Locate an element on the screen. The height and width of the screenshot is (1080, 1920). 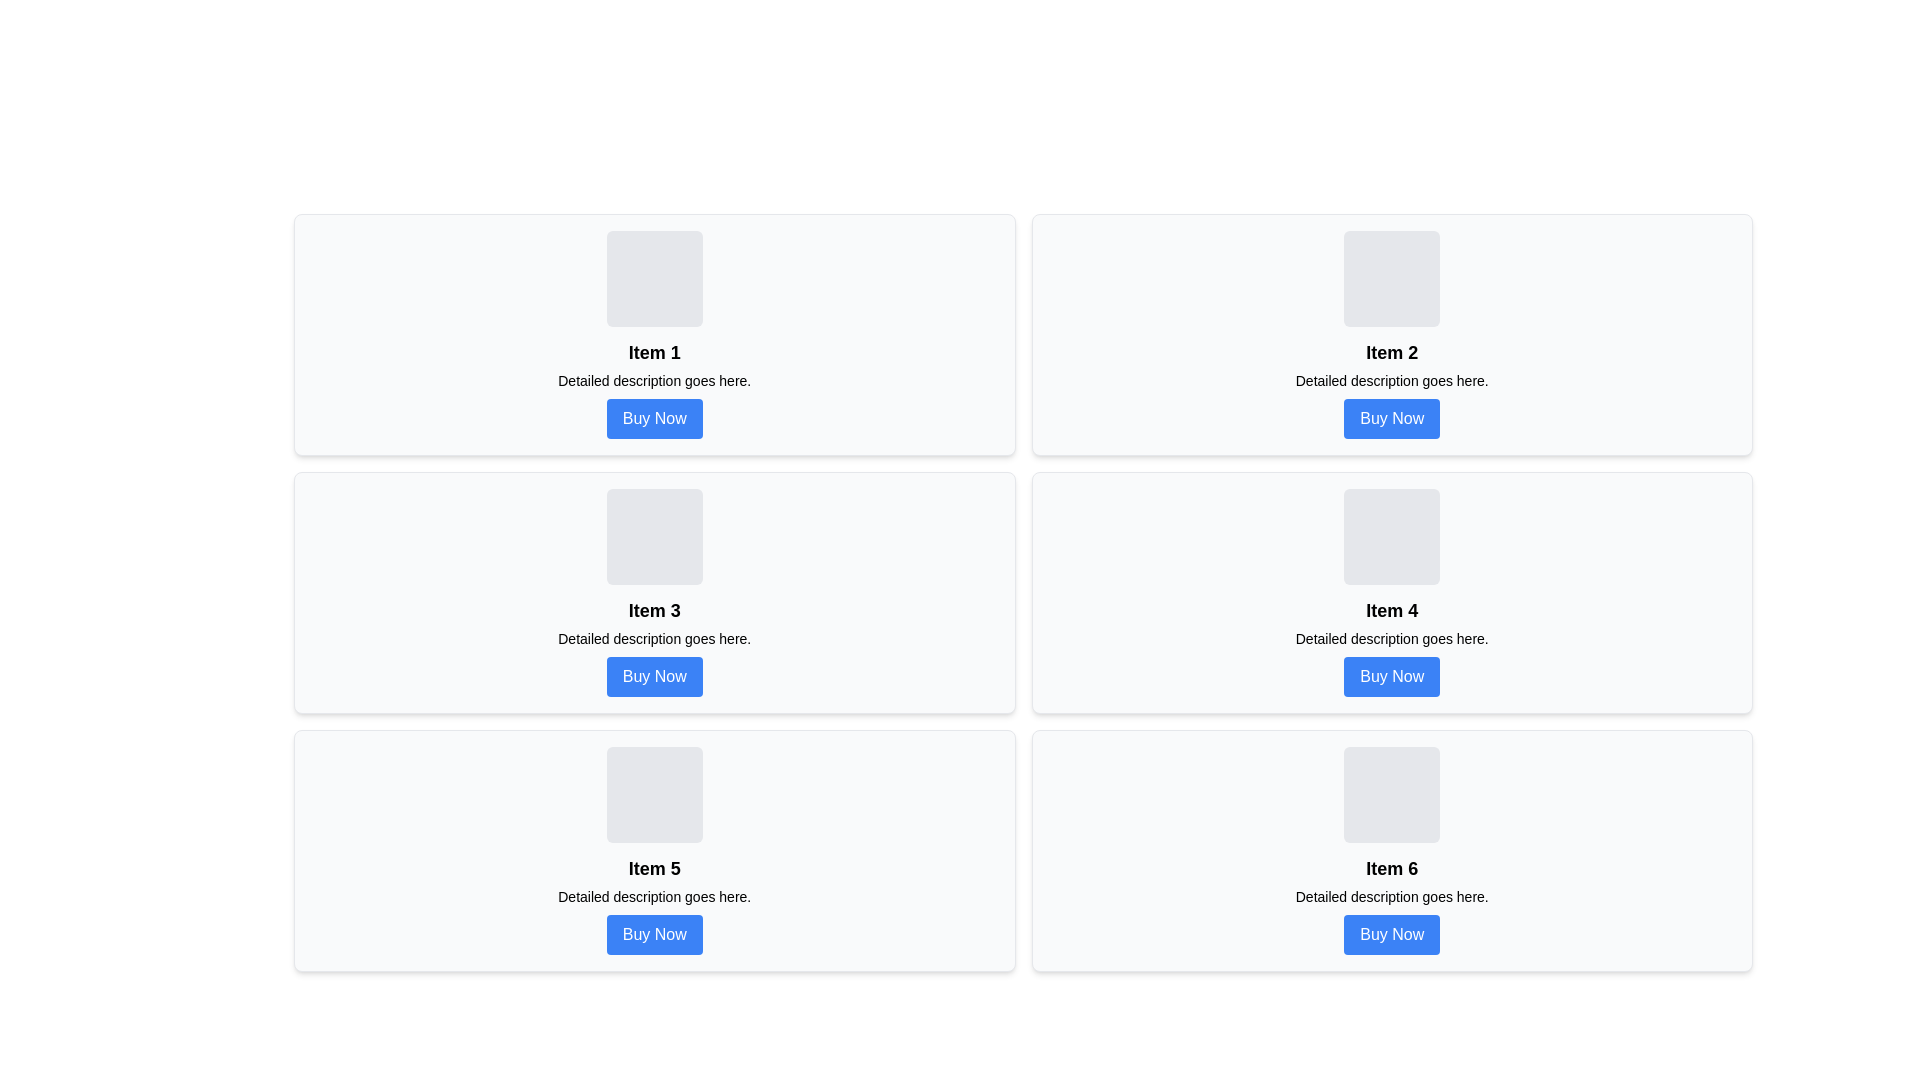
the Text label element that serves as the title for the card labeled 'Item 5' in the third row and first column of the grid layout is located at coordinates (654, 867).